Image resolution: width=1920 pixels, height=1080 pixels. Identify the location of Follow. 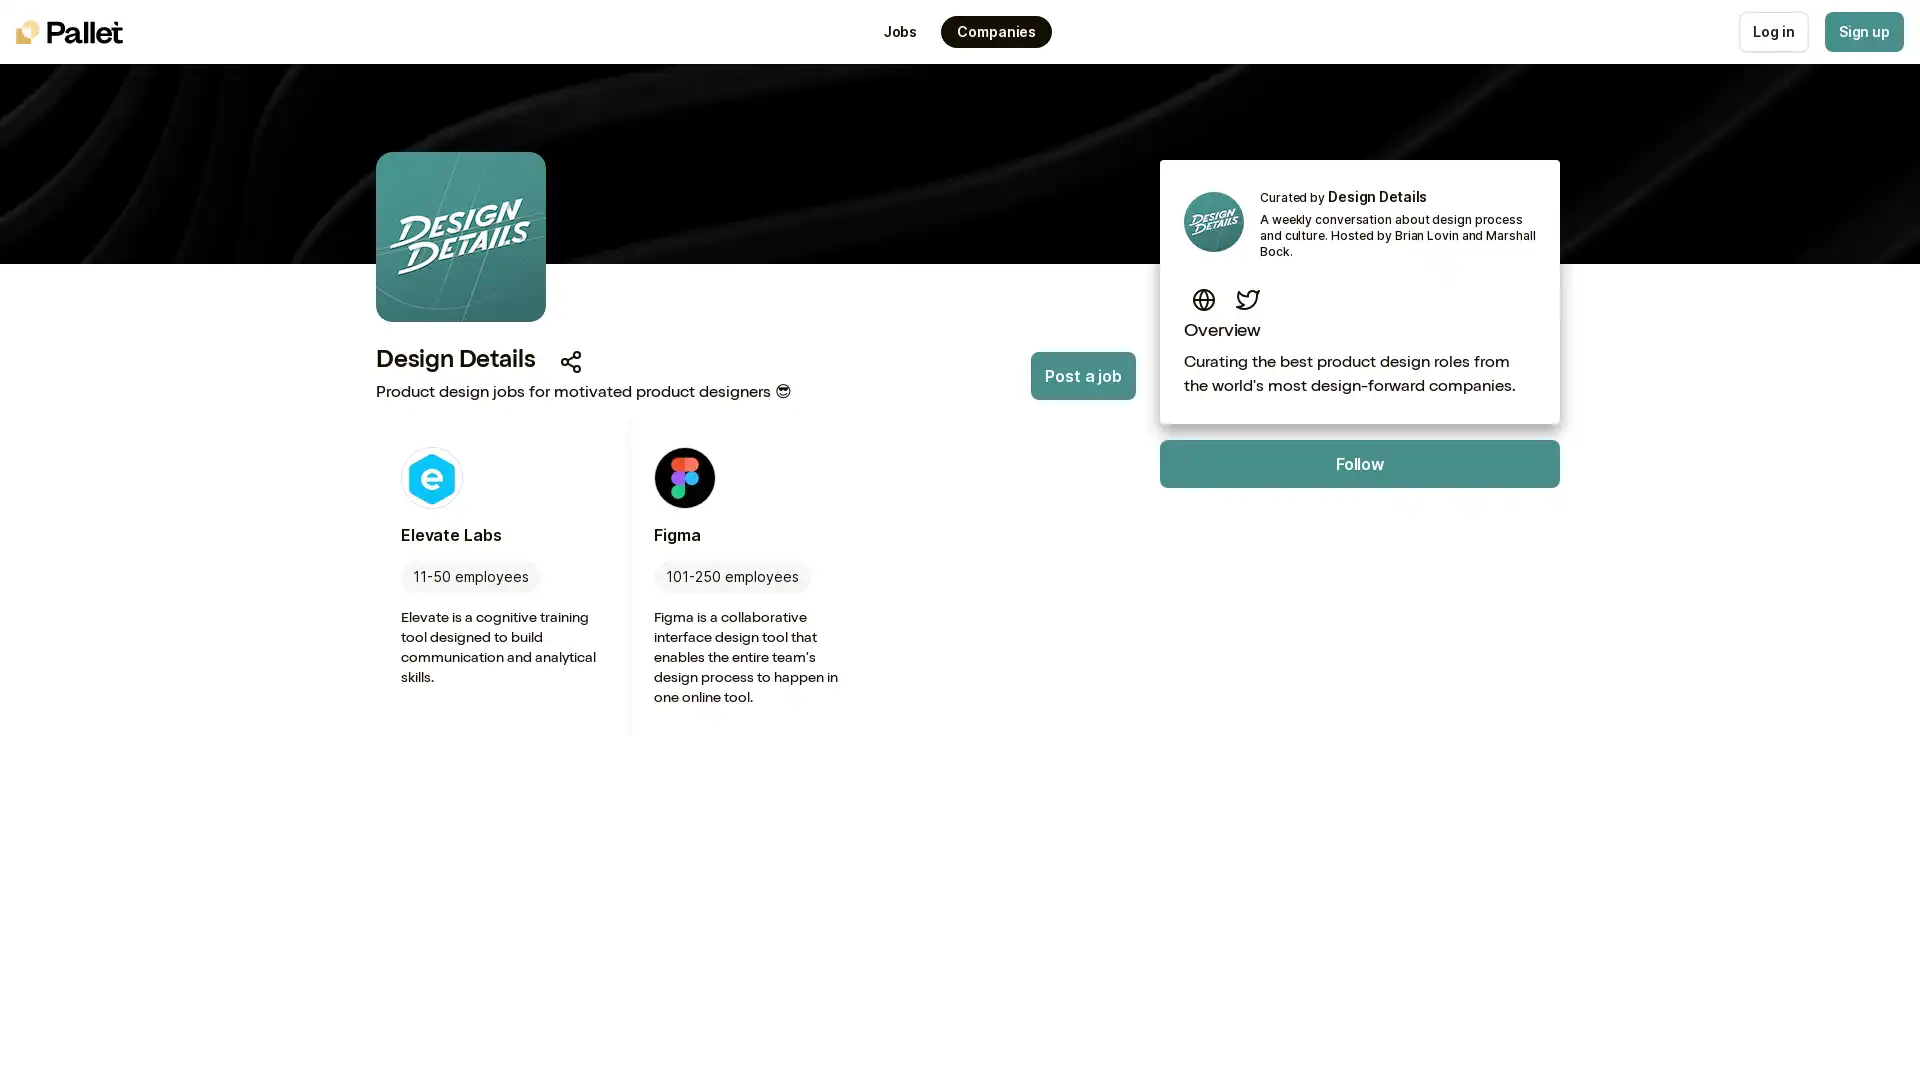
(1359, 463).